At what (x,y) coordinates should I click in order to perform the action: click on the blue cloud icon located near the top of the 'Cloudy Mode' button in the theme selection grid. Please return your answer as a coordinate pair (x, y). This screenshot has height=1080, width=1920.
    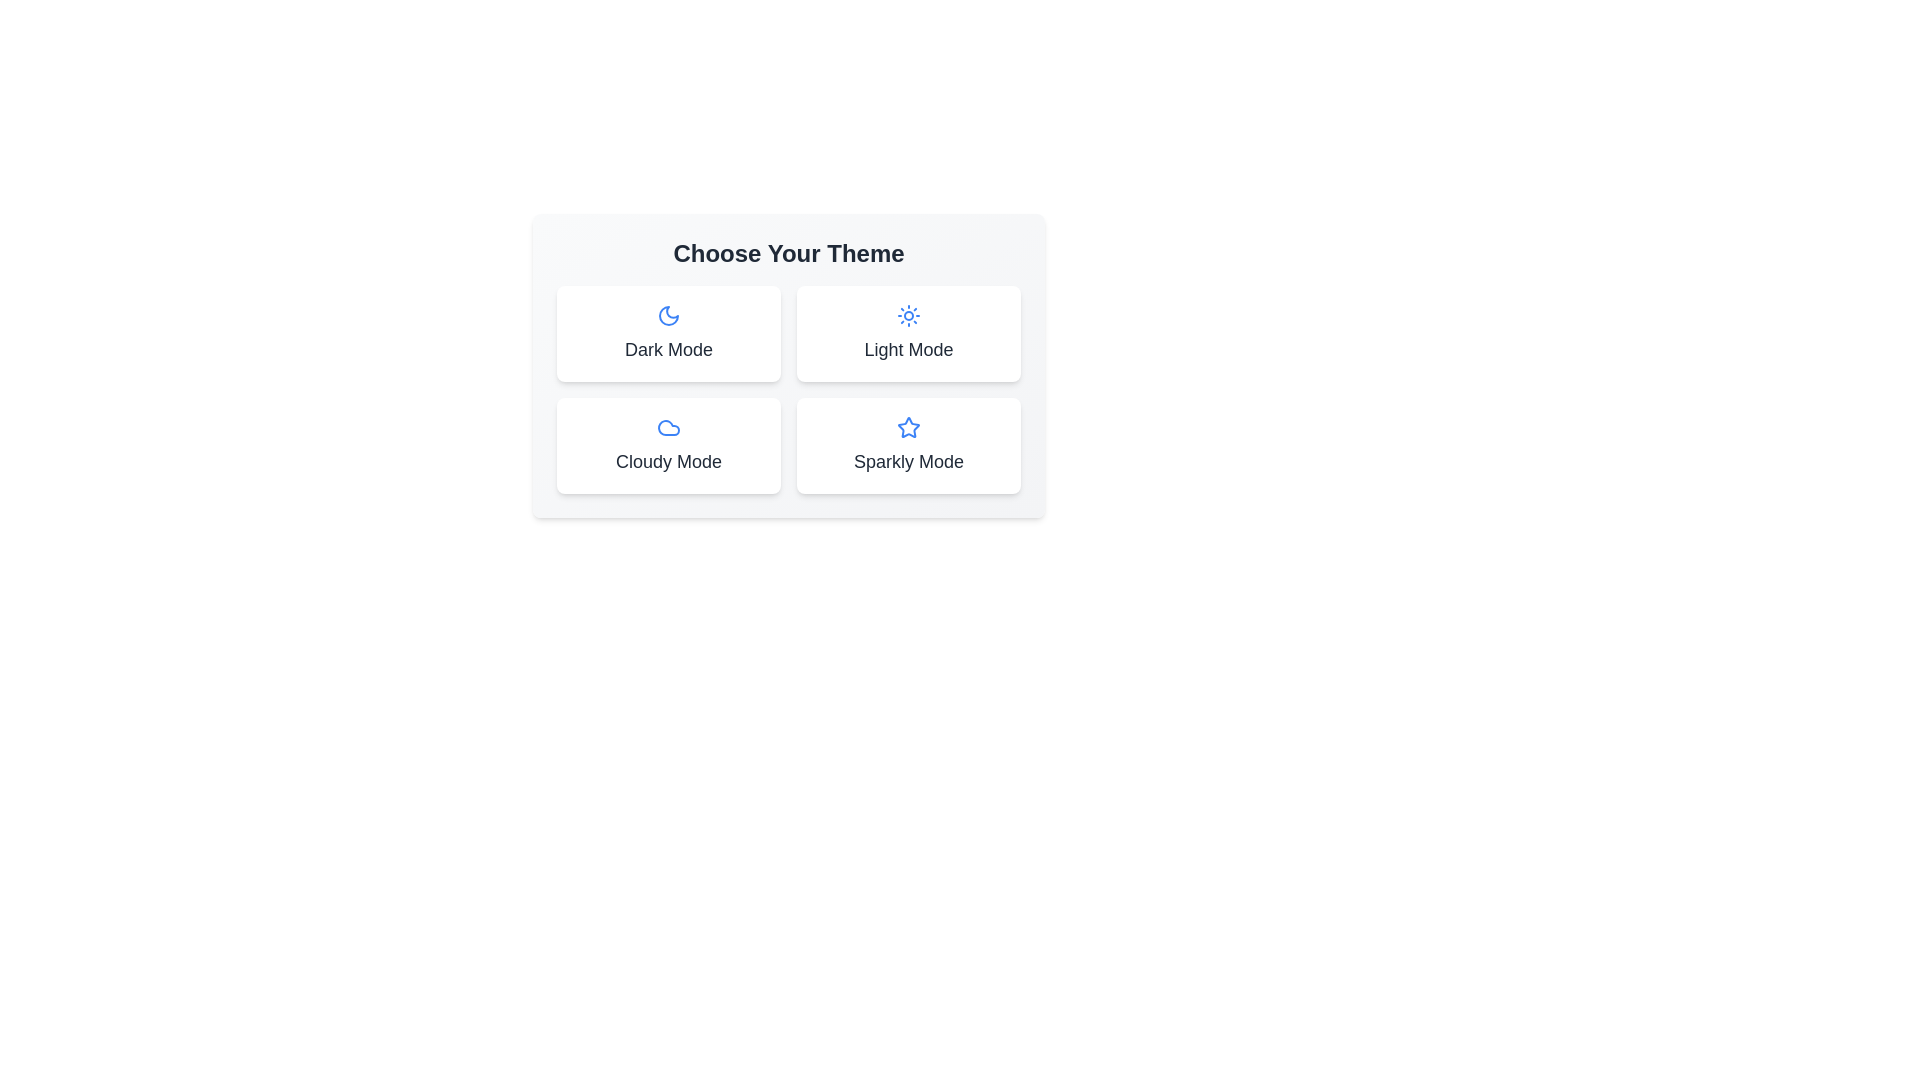
    Looking at the image, I should click on (668, 427).